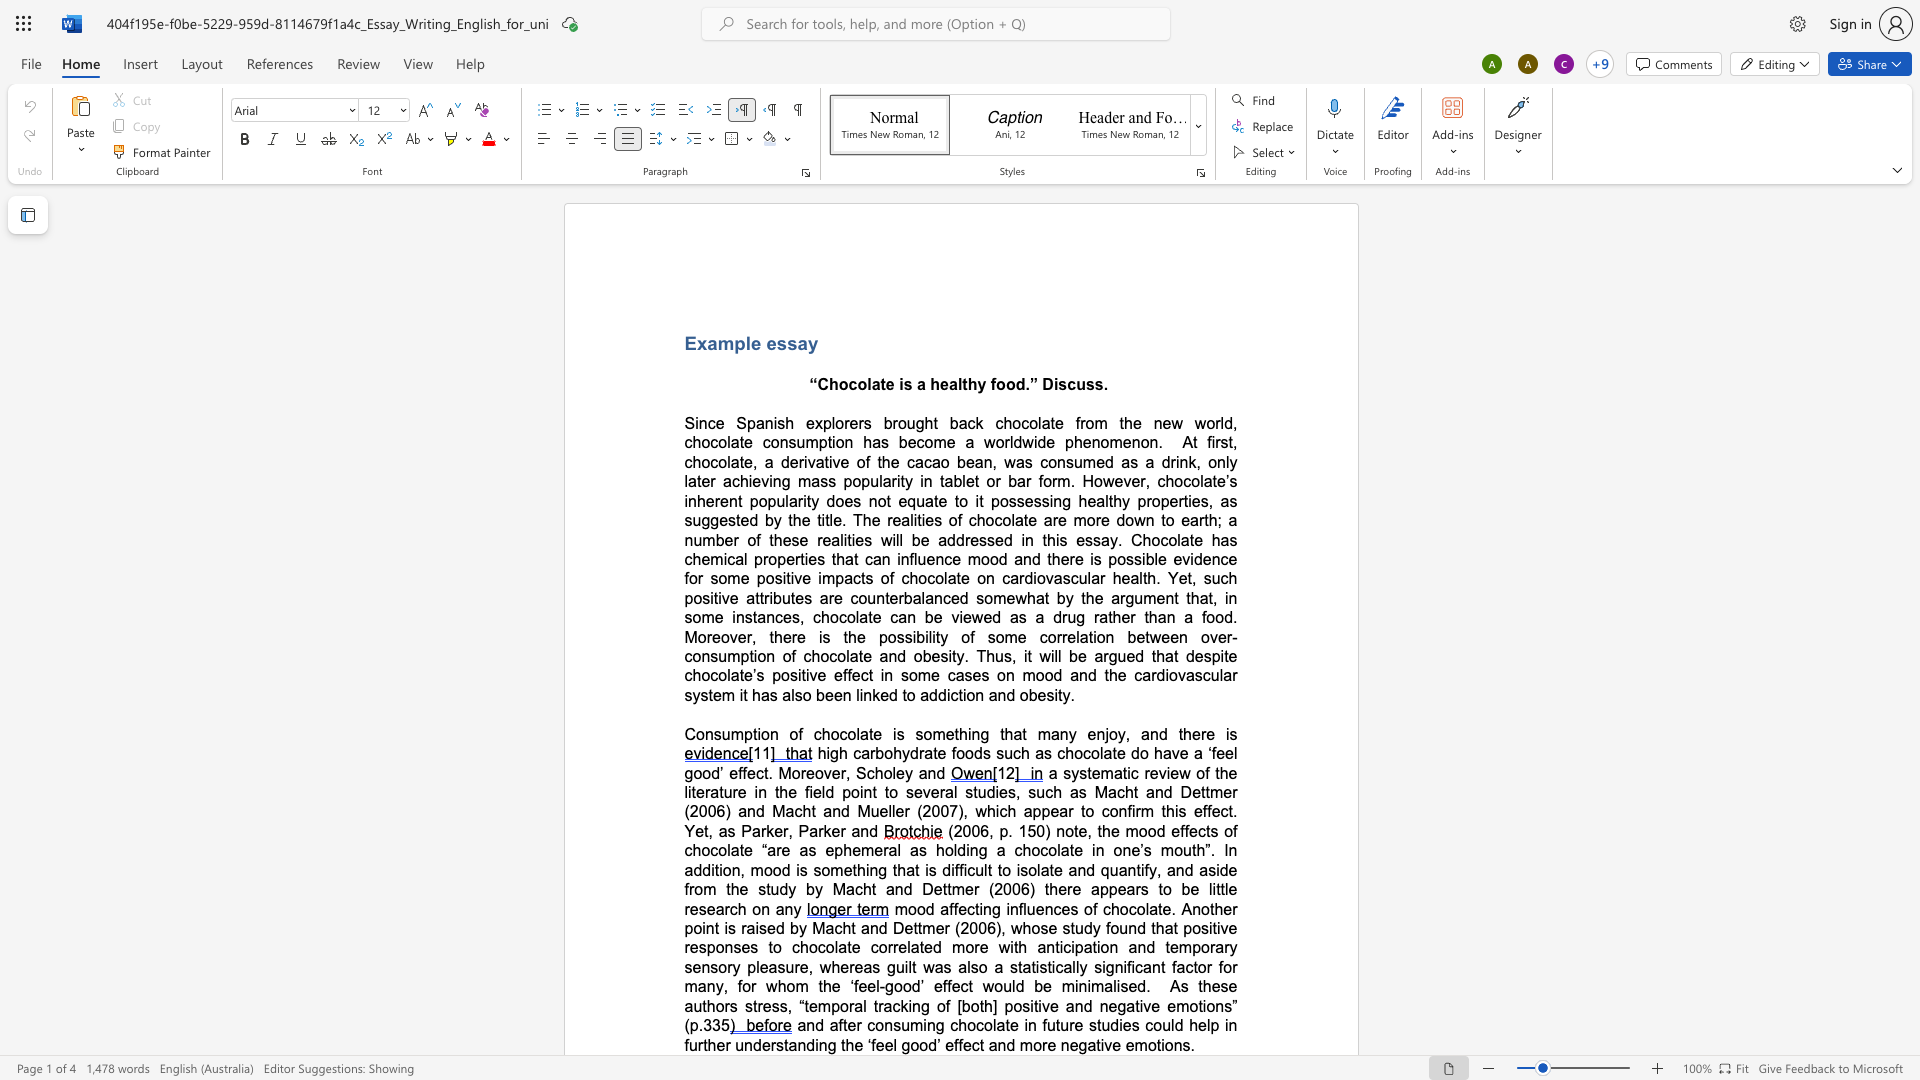  I want to click on the space between the continuous character "a" and "t" in the text, so click(1042, 597).